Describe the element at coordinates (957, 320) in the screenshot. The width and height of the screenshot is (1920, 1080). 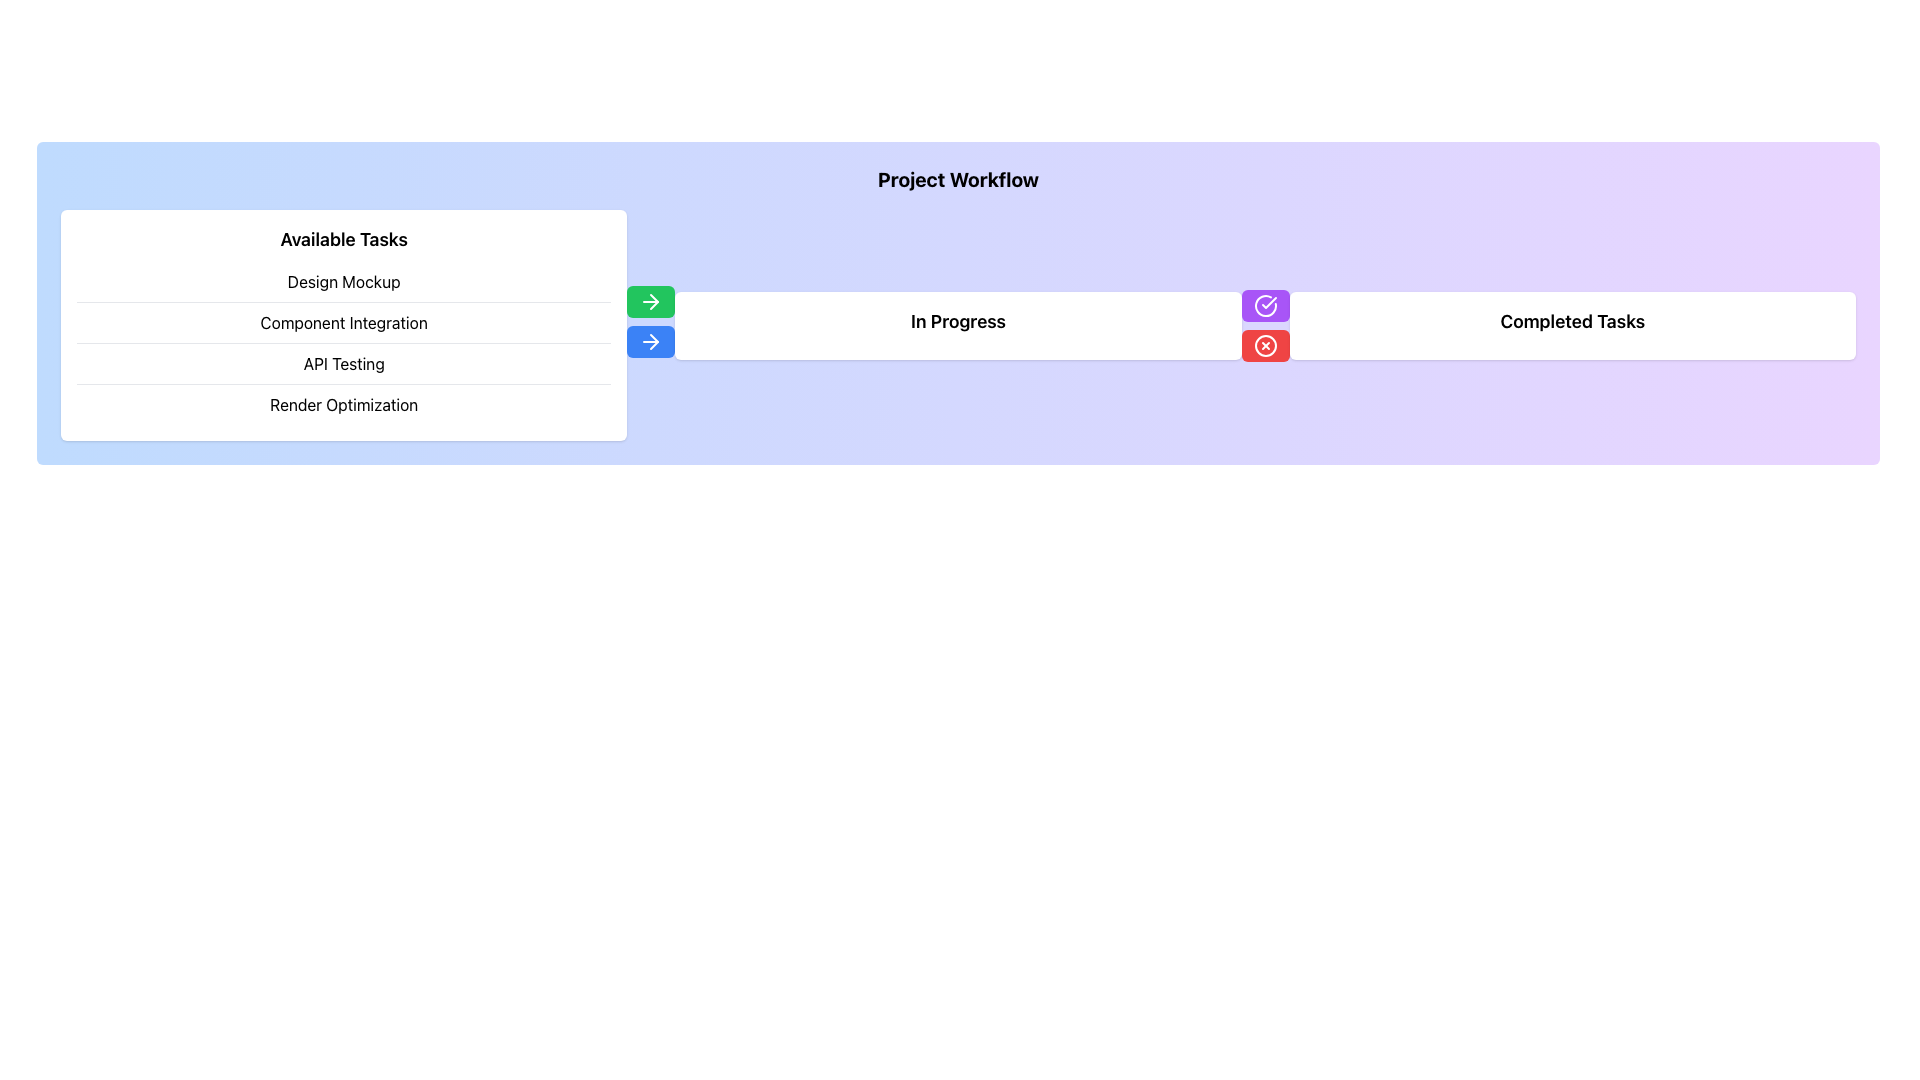
I see `the 'In Progress' label which displays bold black text in a larger sans-serif font, centered within a white rectangular background` at that location.